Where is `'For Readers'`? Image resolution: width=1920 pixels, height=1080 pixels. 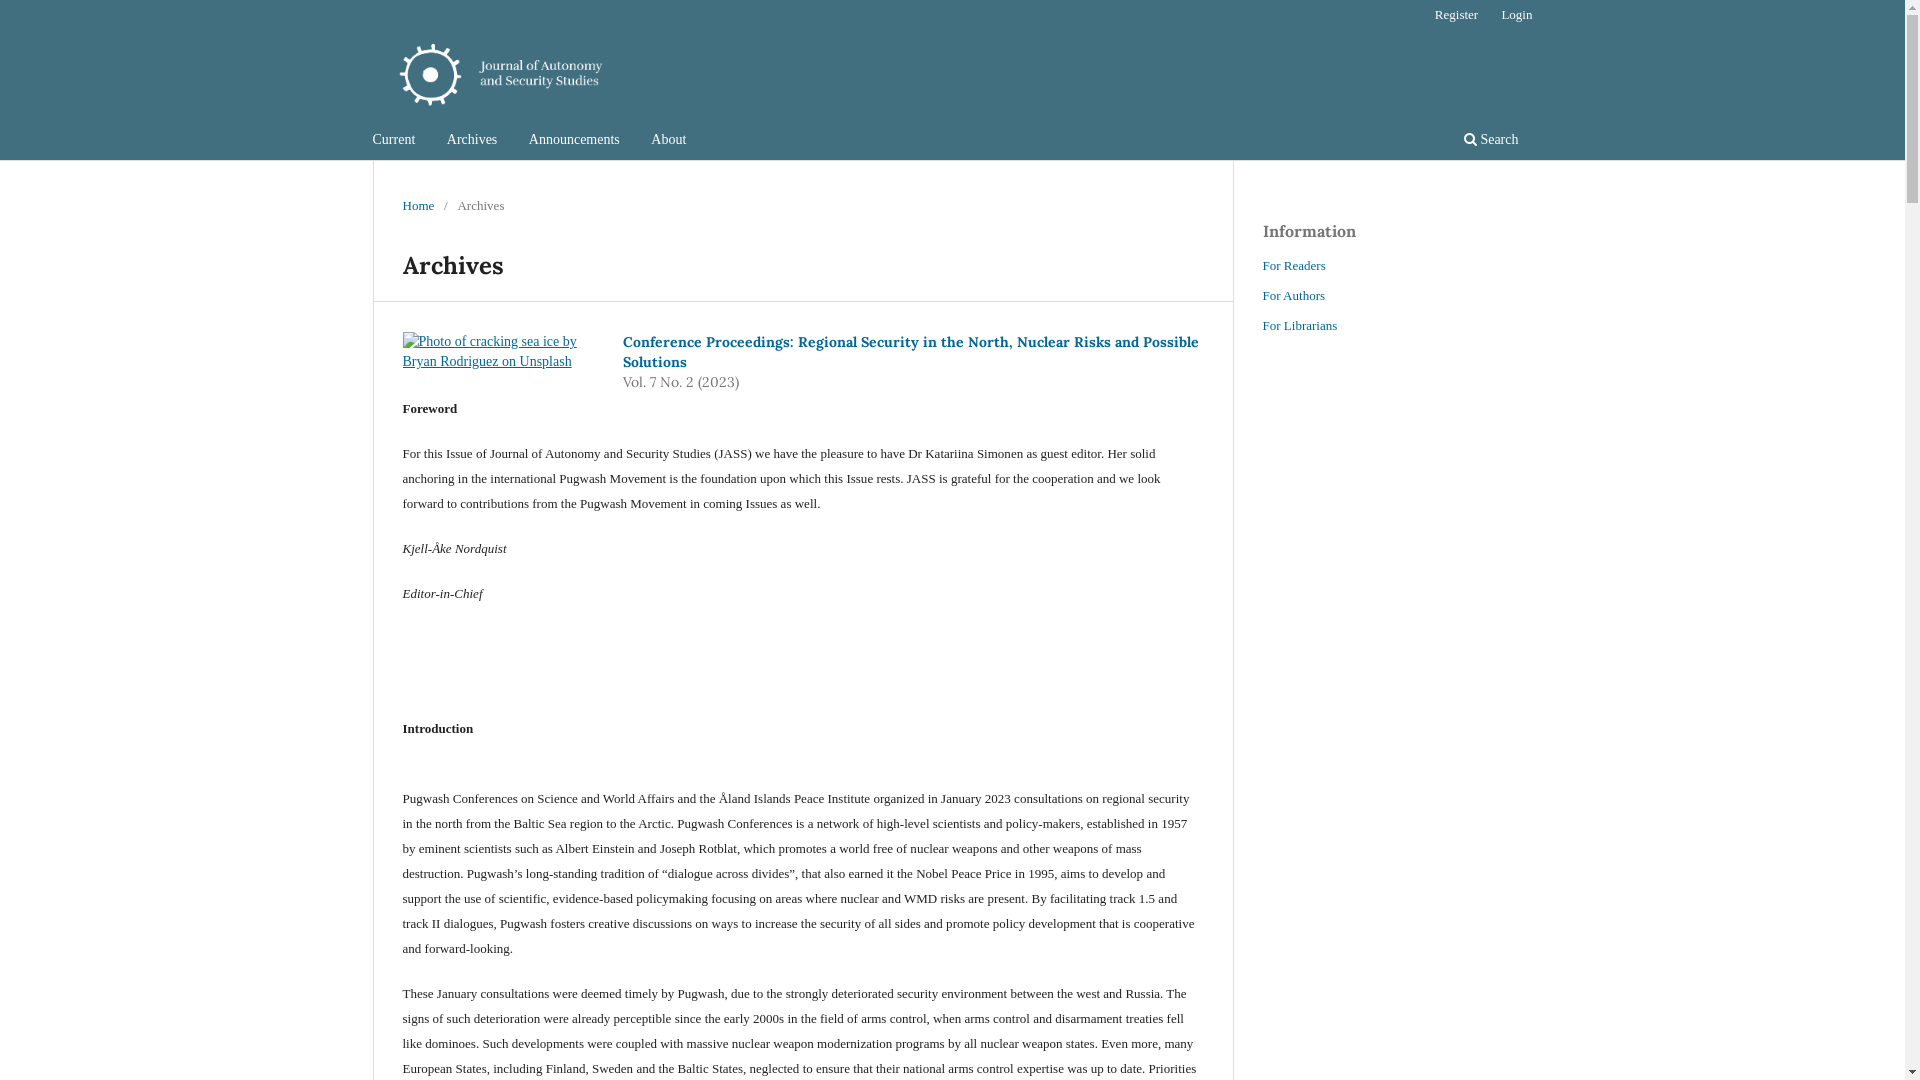
'For Readers' is located at coordinates (1293, 264).